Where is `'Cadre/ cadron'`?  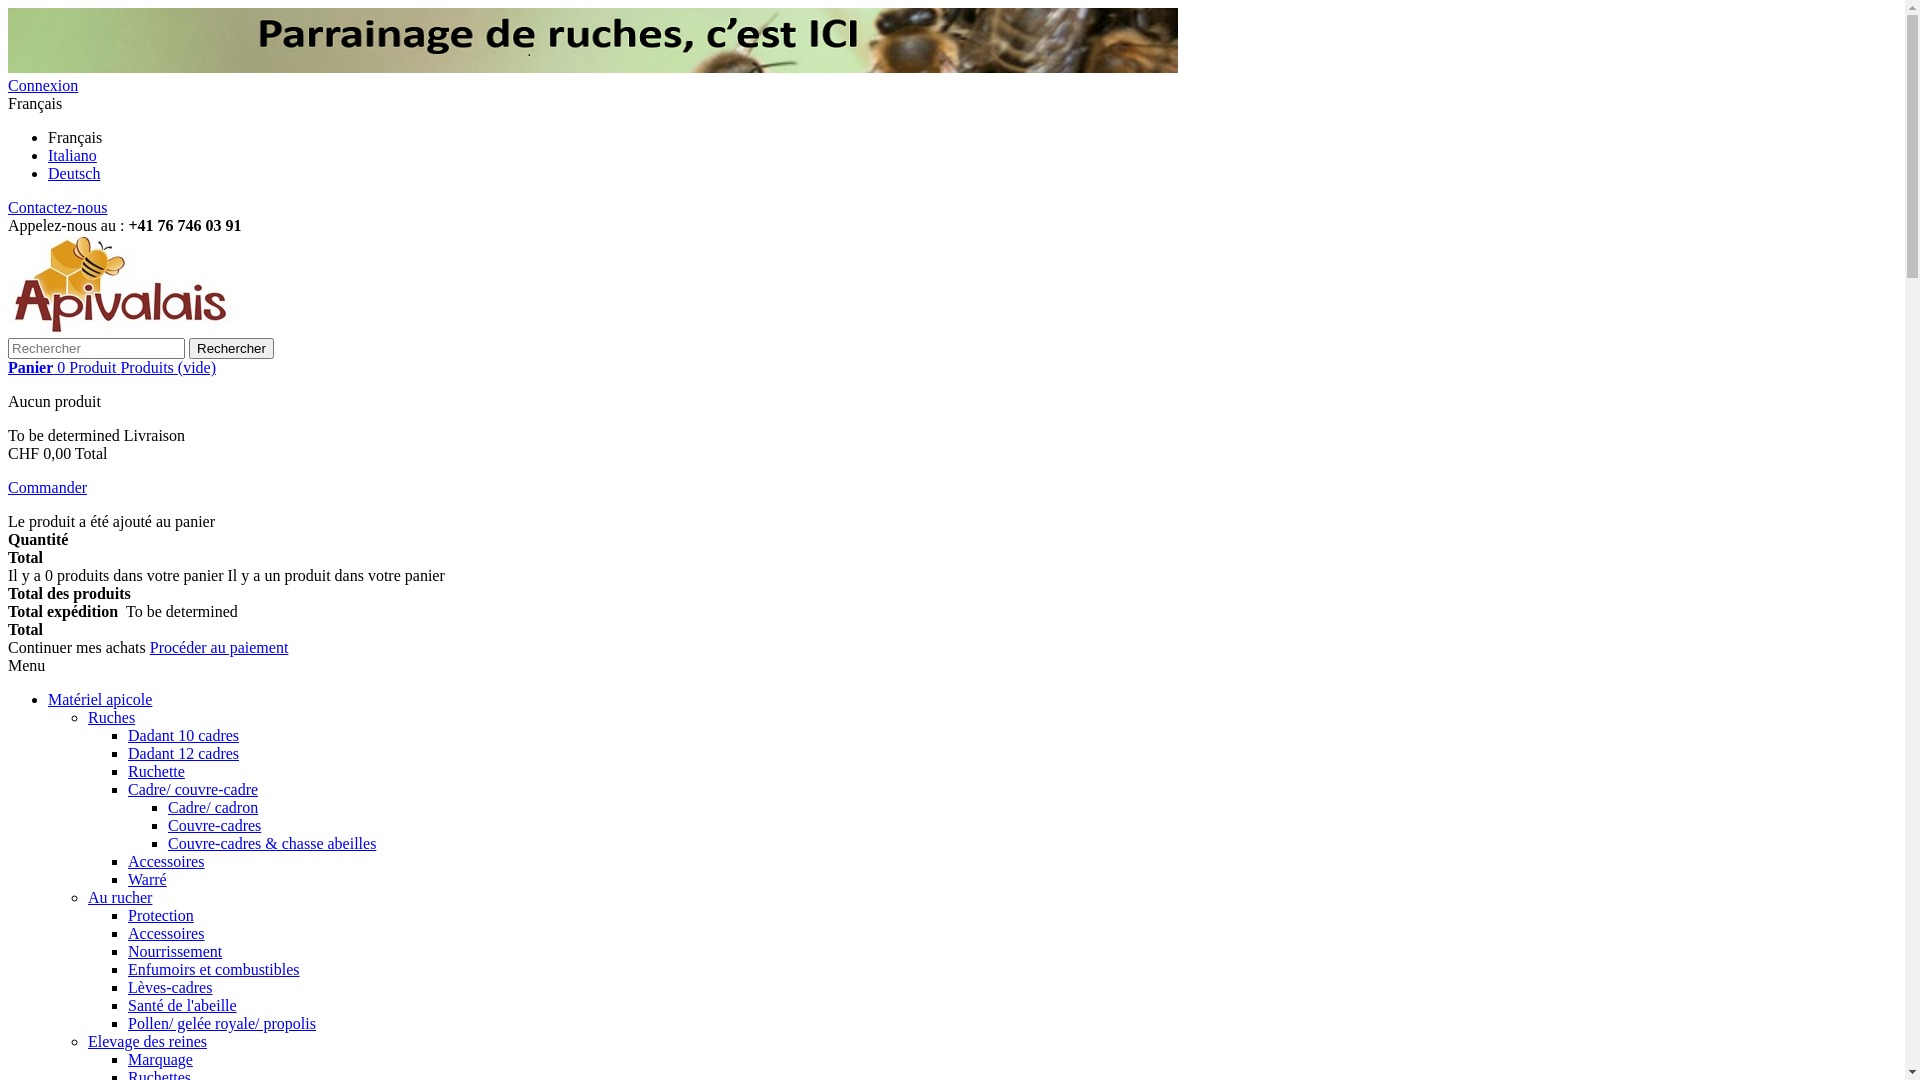 'Cadre/ cadron' is located at coordinates (212, 806).